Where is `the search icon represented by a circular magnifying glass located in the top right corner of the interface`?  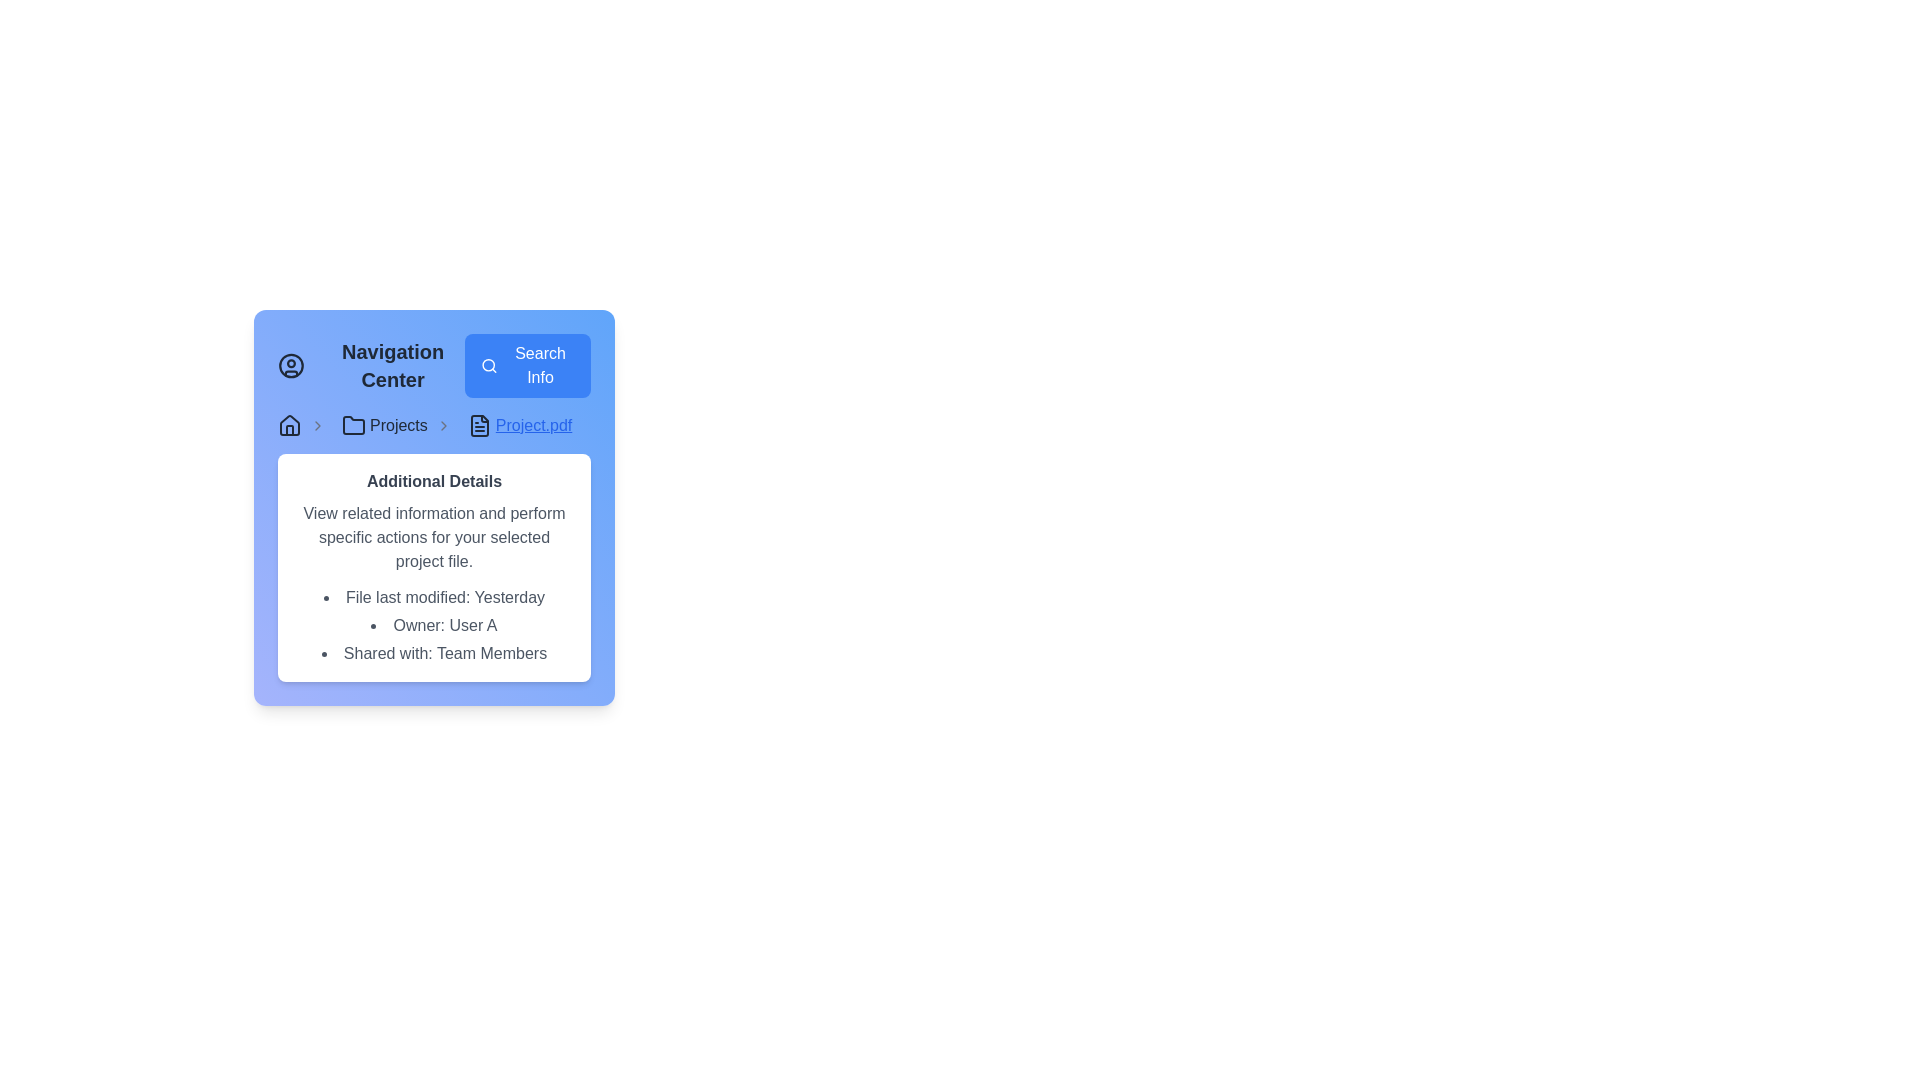
the search icon represented by a circular magnifying glass located in the top right corner of the interface is located at coordinates (488, 365).